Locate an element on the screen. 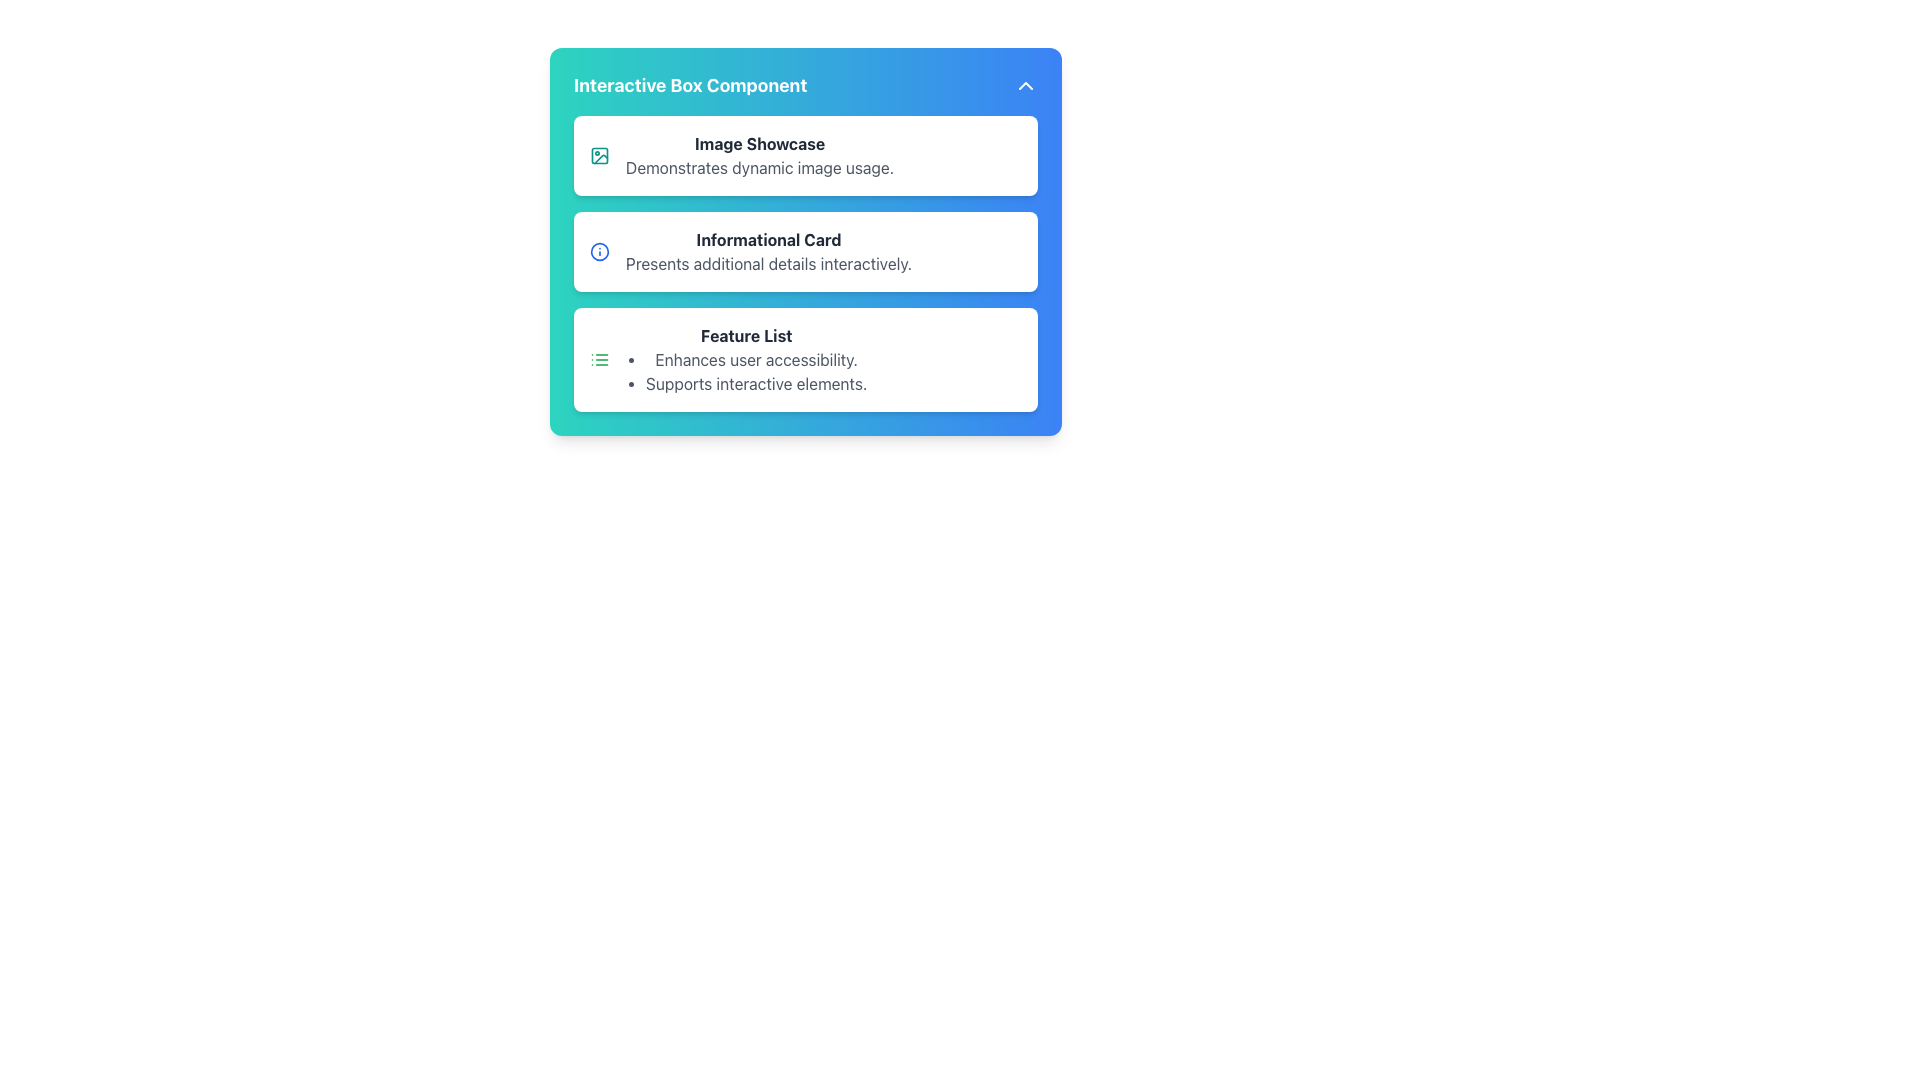 The width and height of the screenshot is (1920, 1080). the bold, large font text displaying 'Interactive Box Component' styled in white color, located at the top section of a card-like interface is located at coordinates (690, 84).